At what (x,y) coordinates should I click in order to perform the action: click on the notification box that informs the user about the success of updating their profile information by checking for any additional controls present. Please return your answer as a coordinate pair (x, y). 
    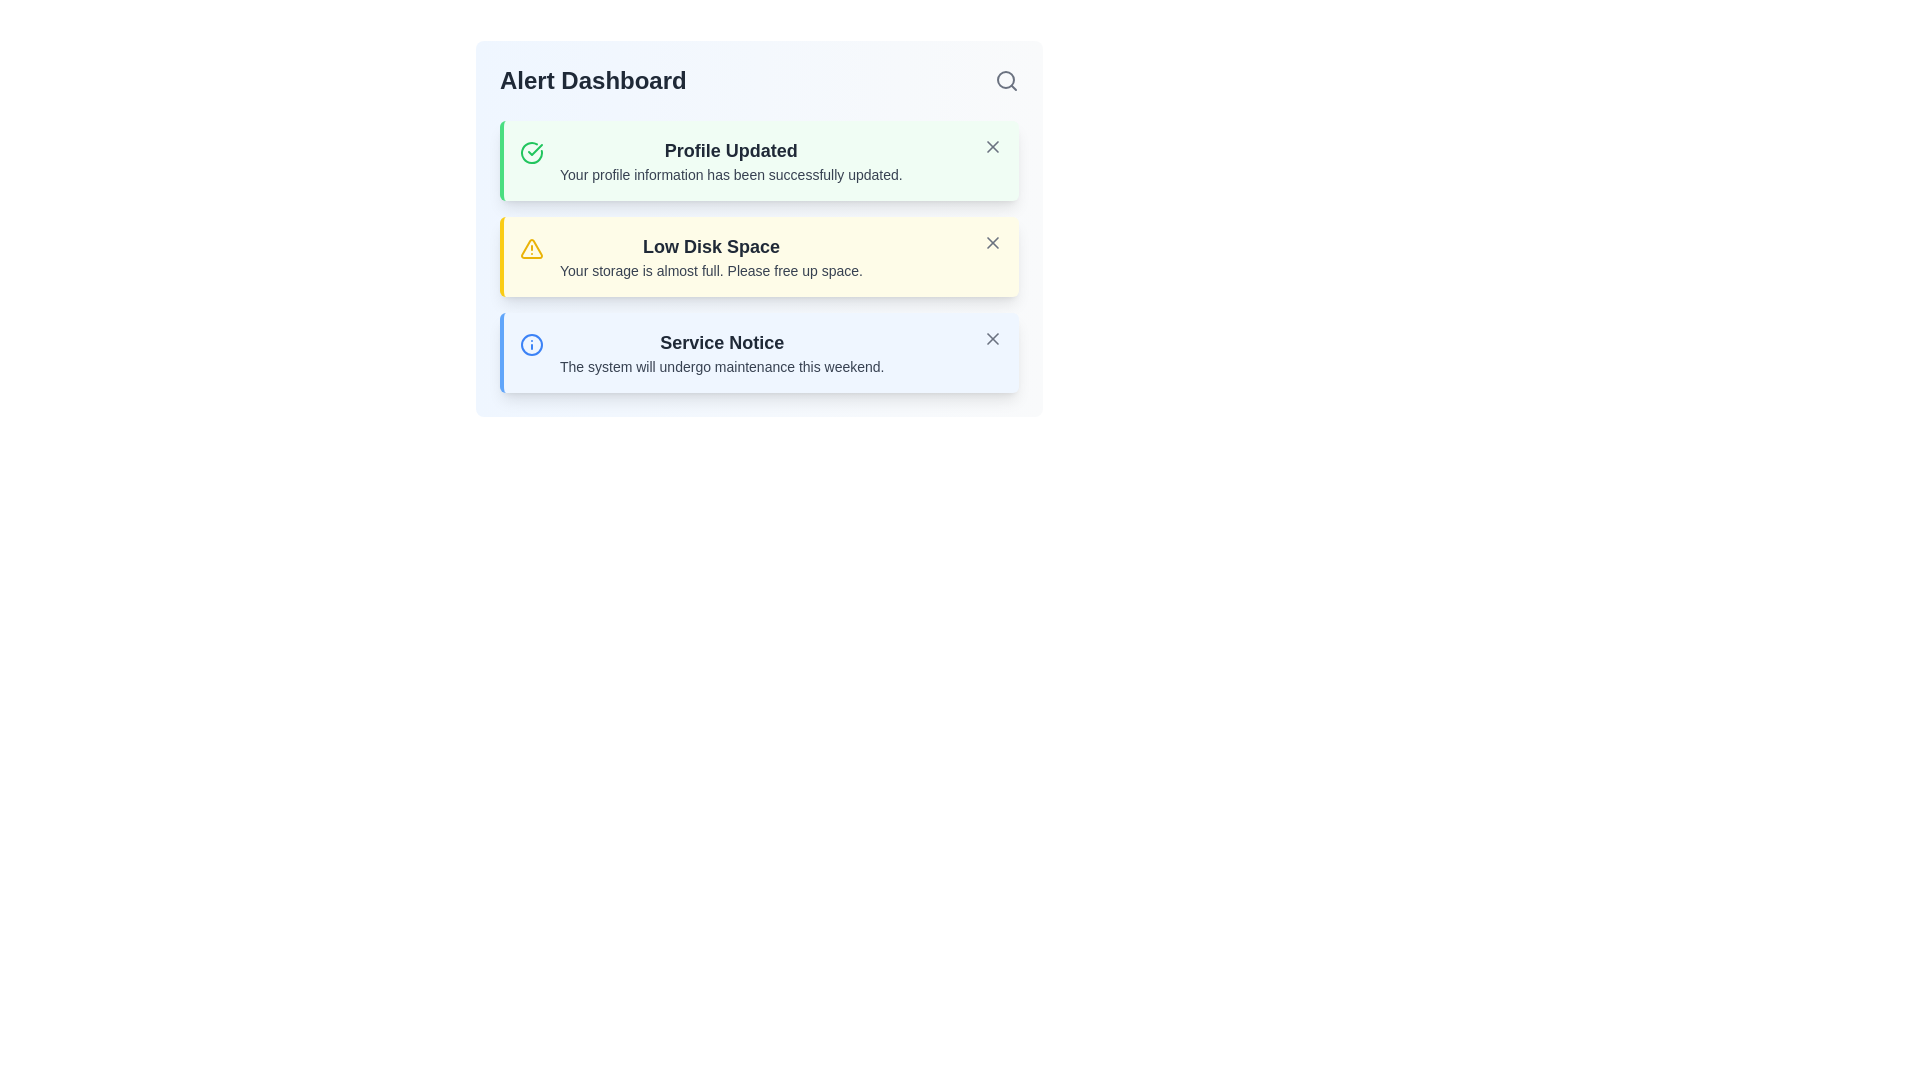
    Looking at the image, I should click on (758, 160).